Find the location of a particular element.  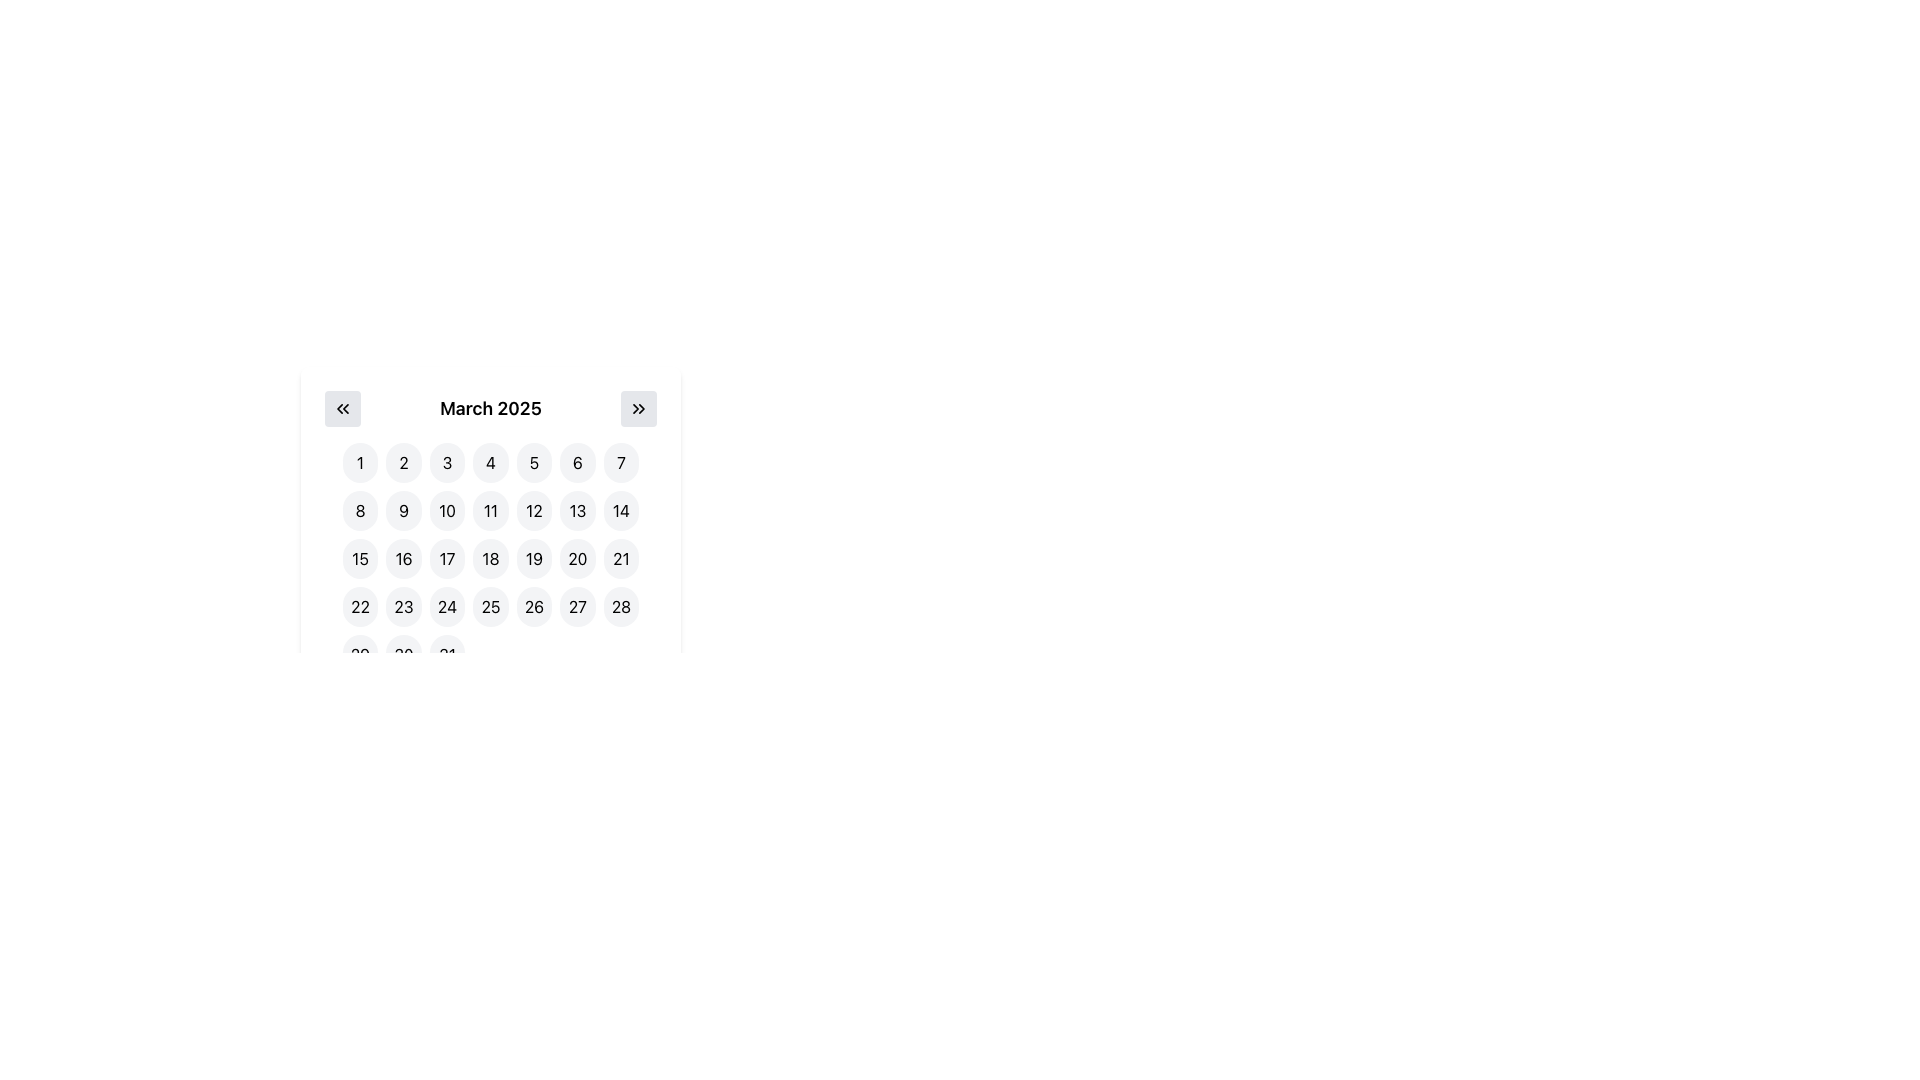

the date selection button for '26' in the calendar interface under 'March 2025' is located at coordinates (534, 605).